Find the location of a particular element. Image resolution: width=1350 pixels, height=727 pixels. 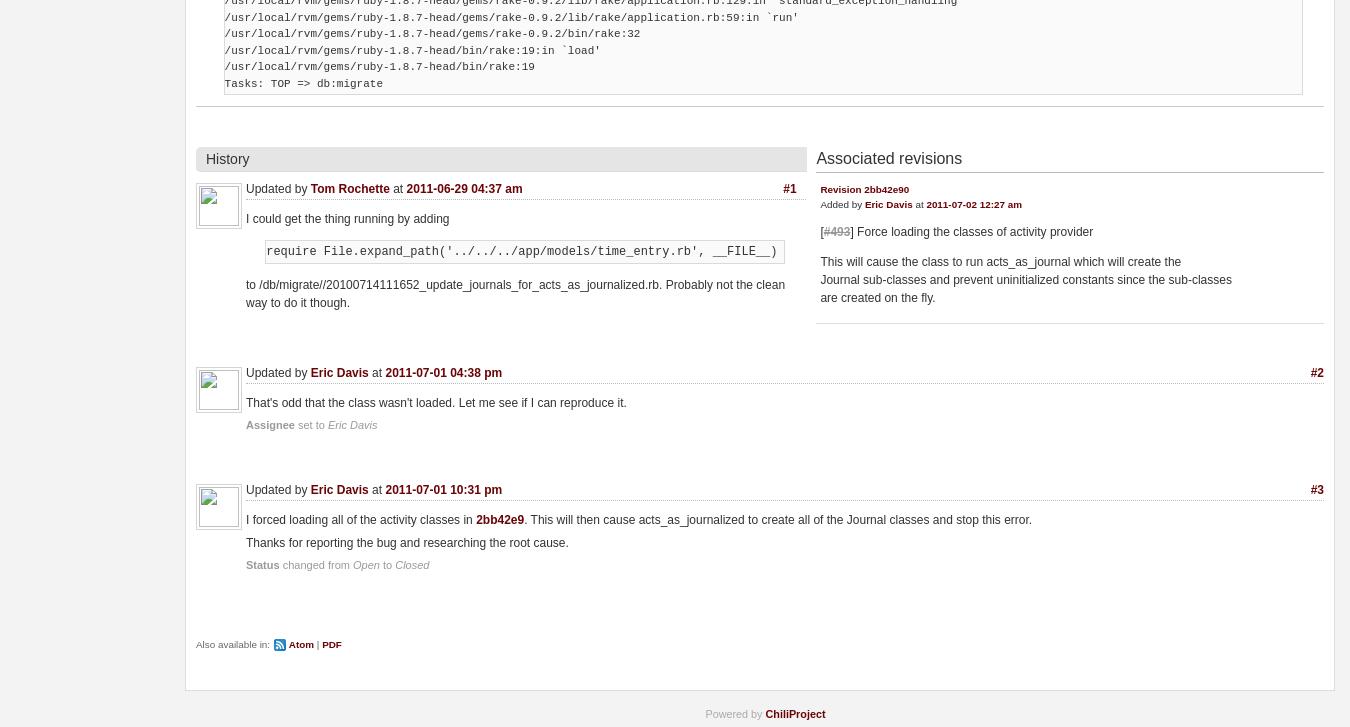

'Associated revisions' is located at coordinates (888, 158).